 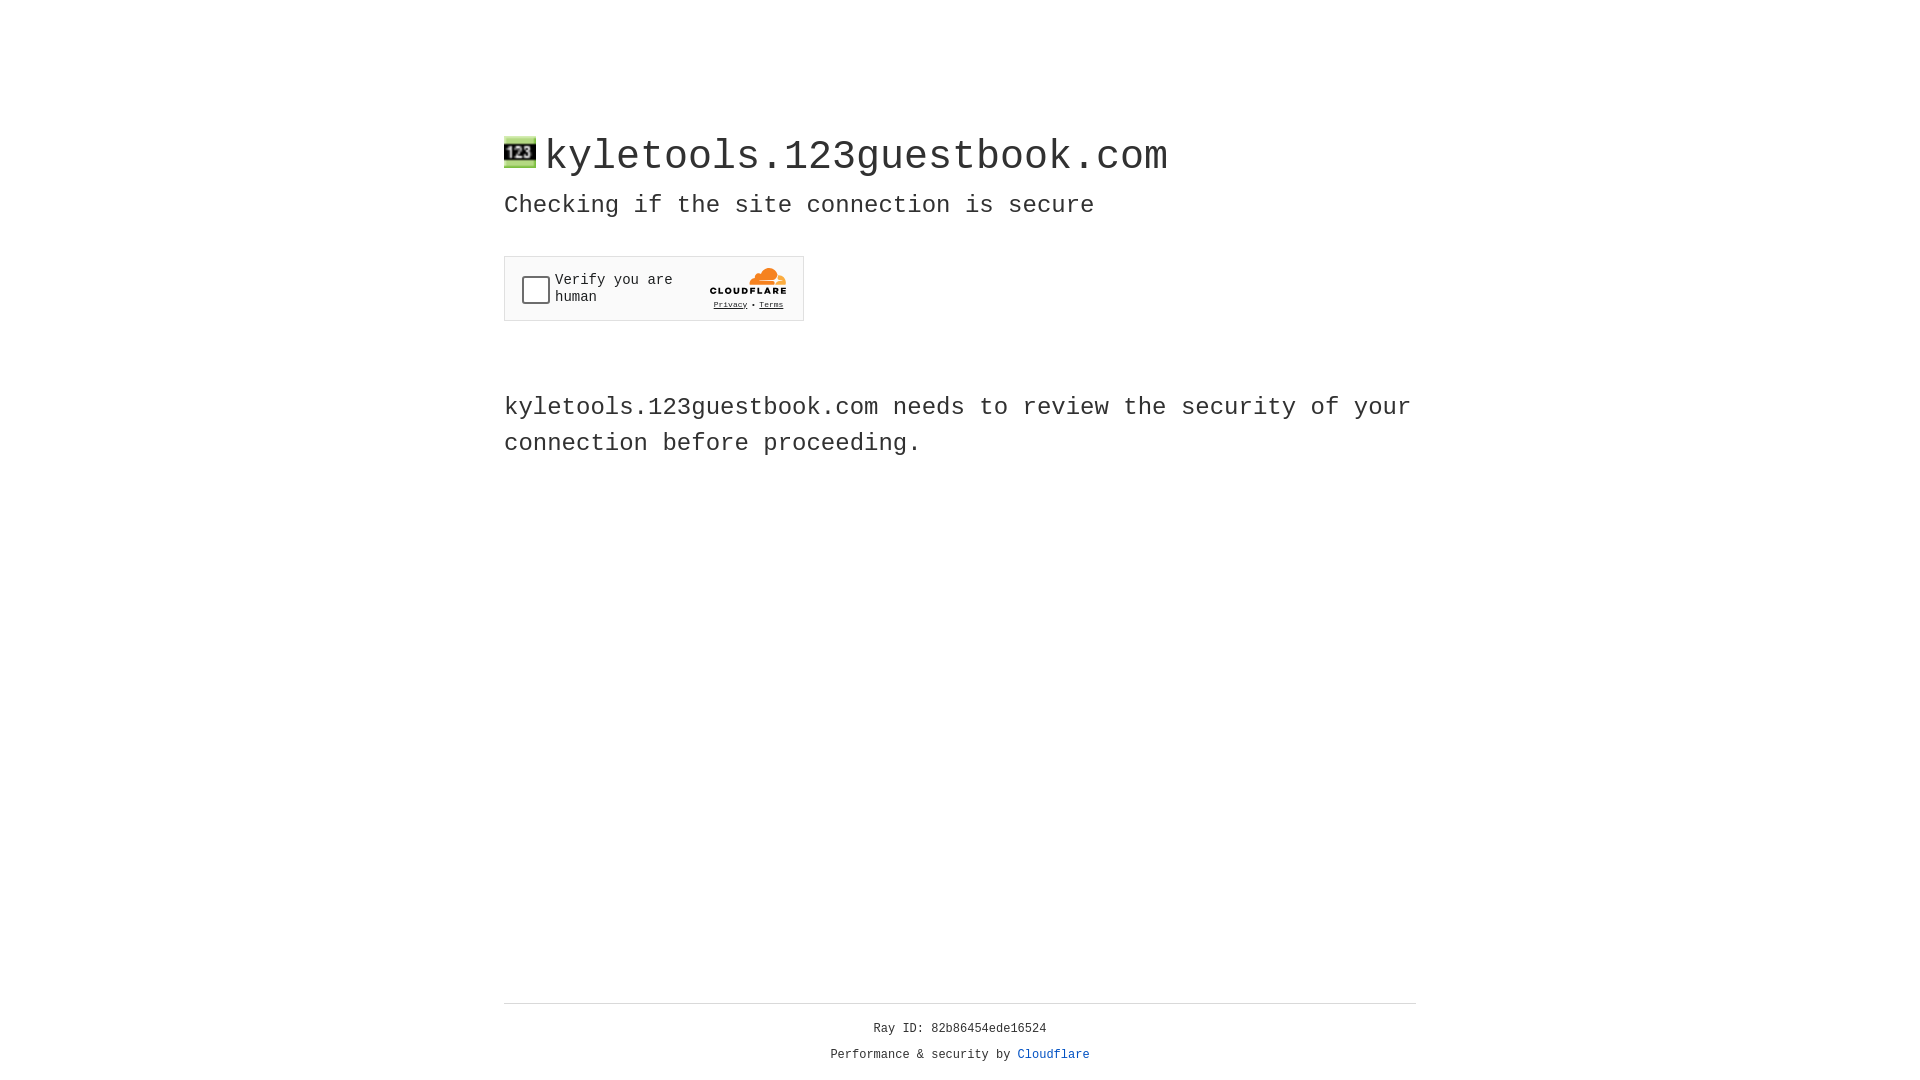 I want to click on 'Cloudflare', so click(x=1053, y=1054).